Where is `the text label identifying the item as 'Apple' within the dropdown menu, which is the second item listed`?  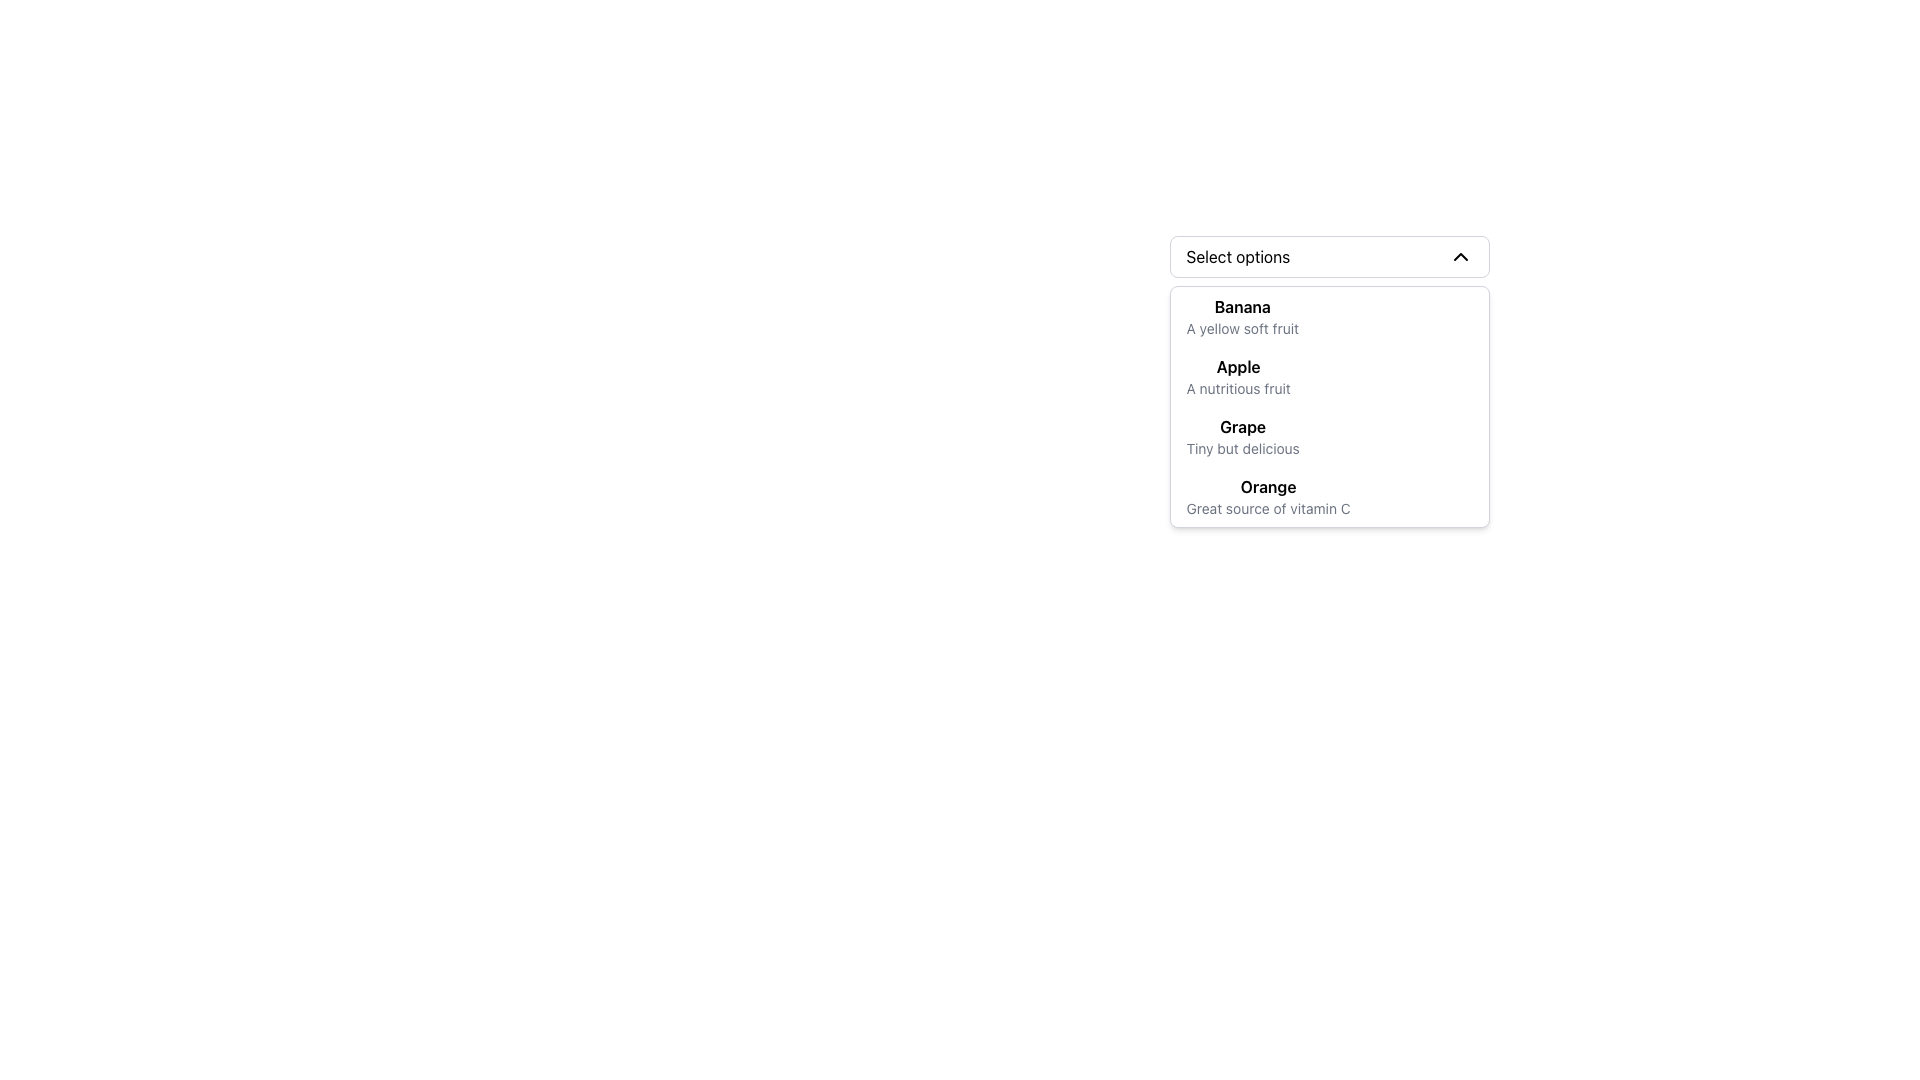 the text label identifying the item as 'Apple' within the dropdown menu, which is the second item listed is located at coordinates (1237, 366).